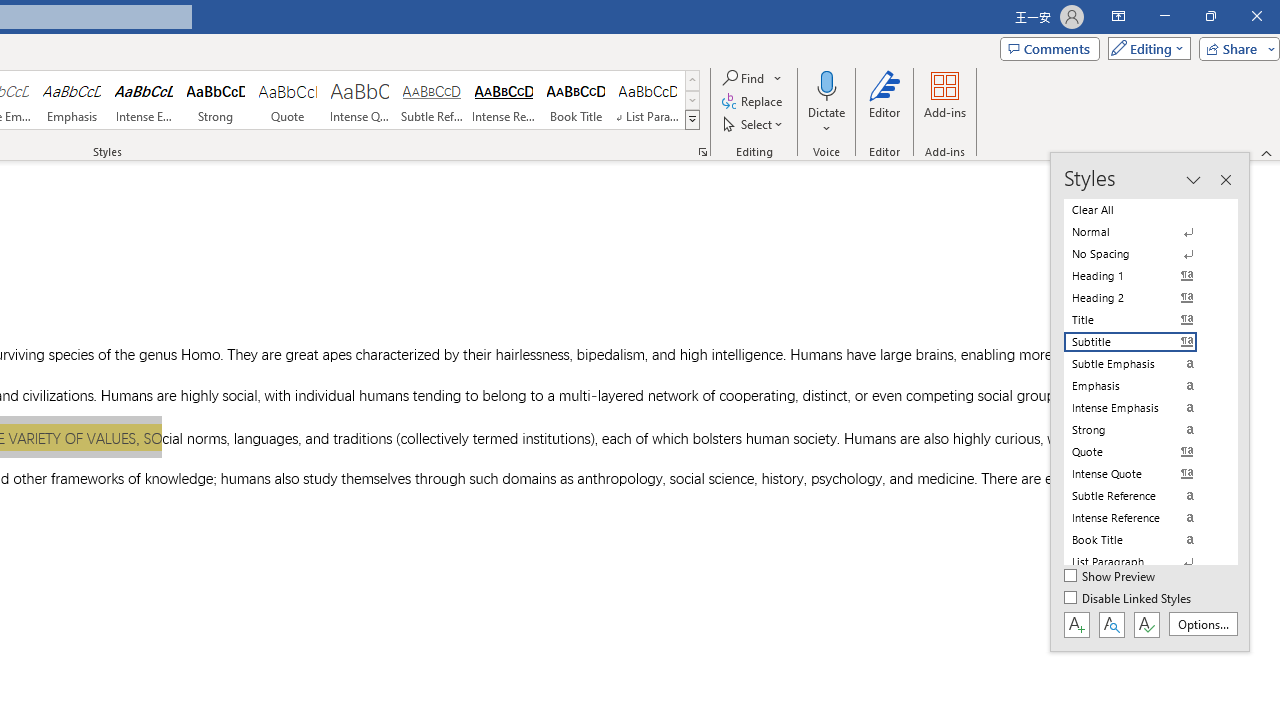 The image size is (1280, 720). What do you see at coordinates (1142, 276) in the screenshot?
I see `'Heading 1'` at bounding box center [1142, 276].